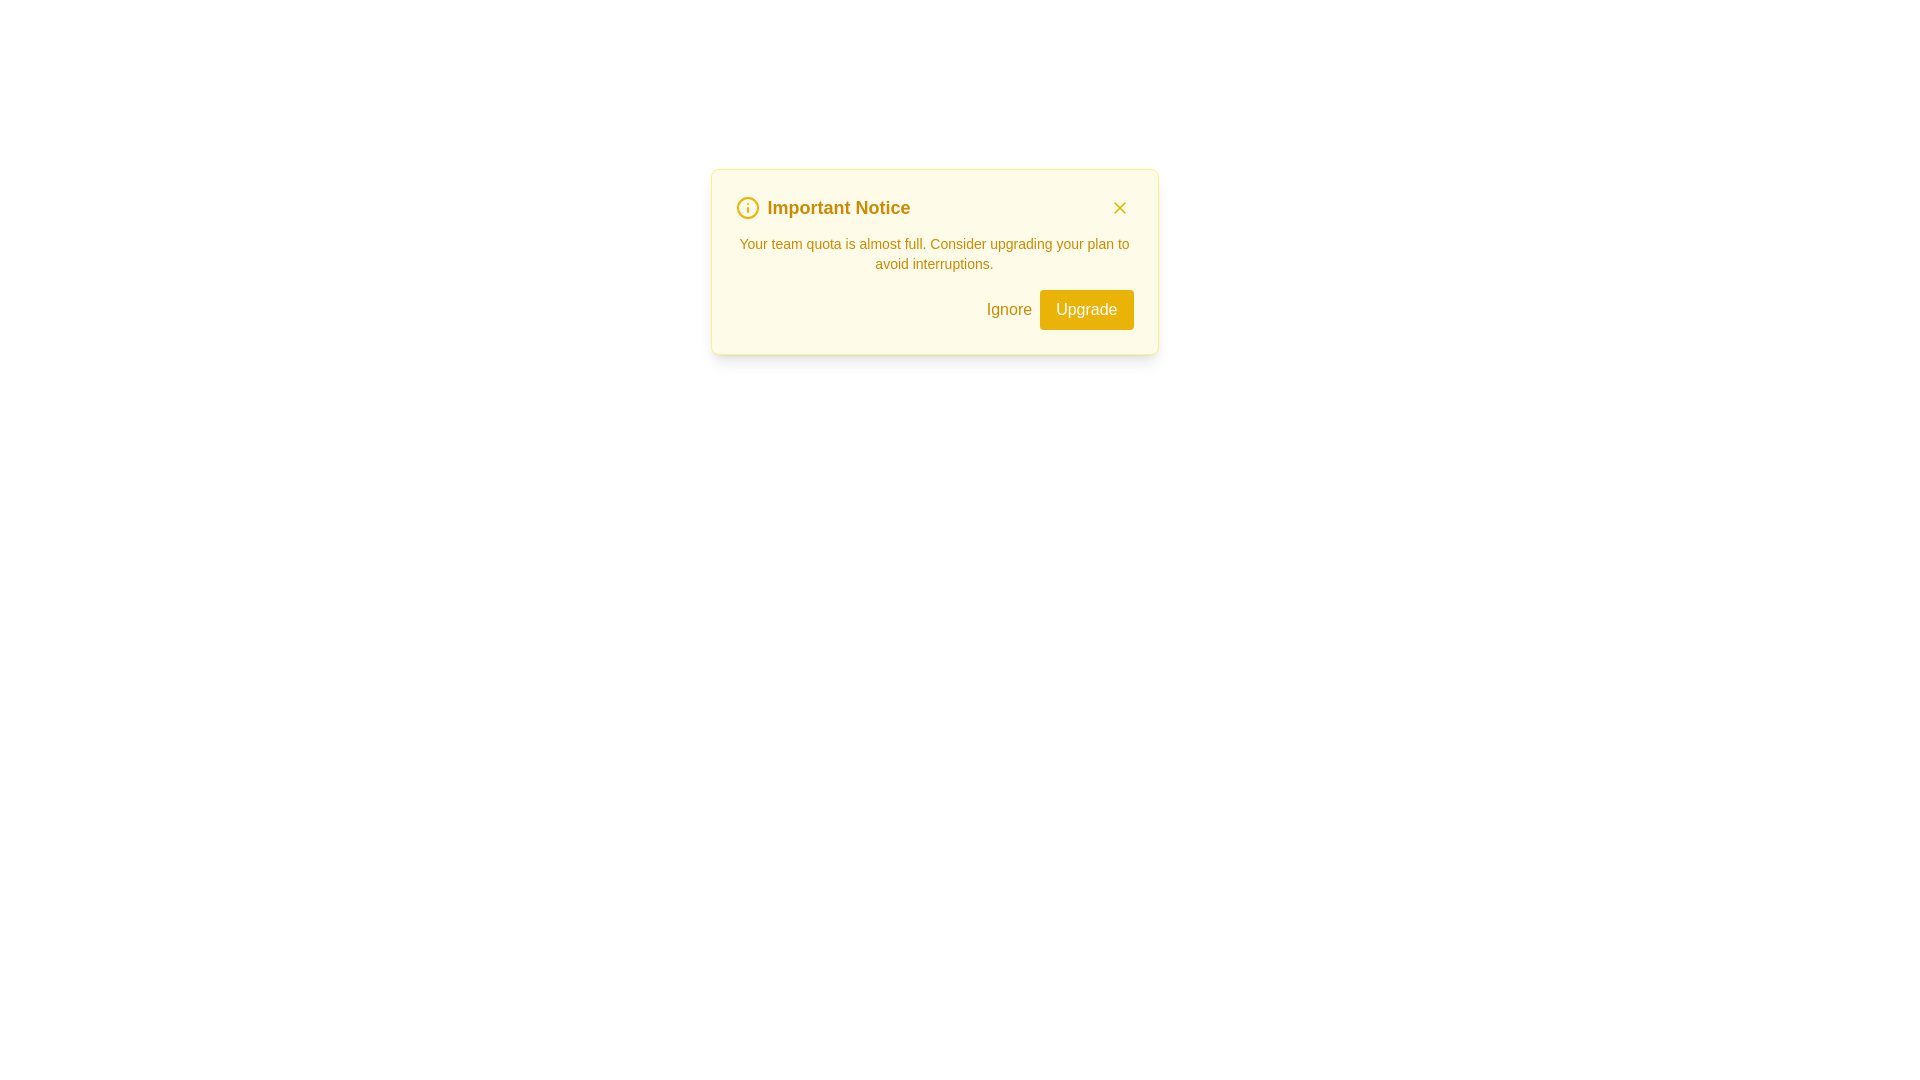 The width and height of the screenshot is (1920, 1080). Describe the element at coordinates (1085, 309) in the screenshot. I see `the 'Upgrade' button with a bright yellow background and white text` at that location.